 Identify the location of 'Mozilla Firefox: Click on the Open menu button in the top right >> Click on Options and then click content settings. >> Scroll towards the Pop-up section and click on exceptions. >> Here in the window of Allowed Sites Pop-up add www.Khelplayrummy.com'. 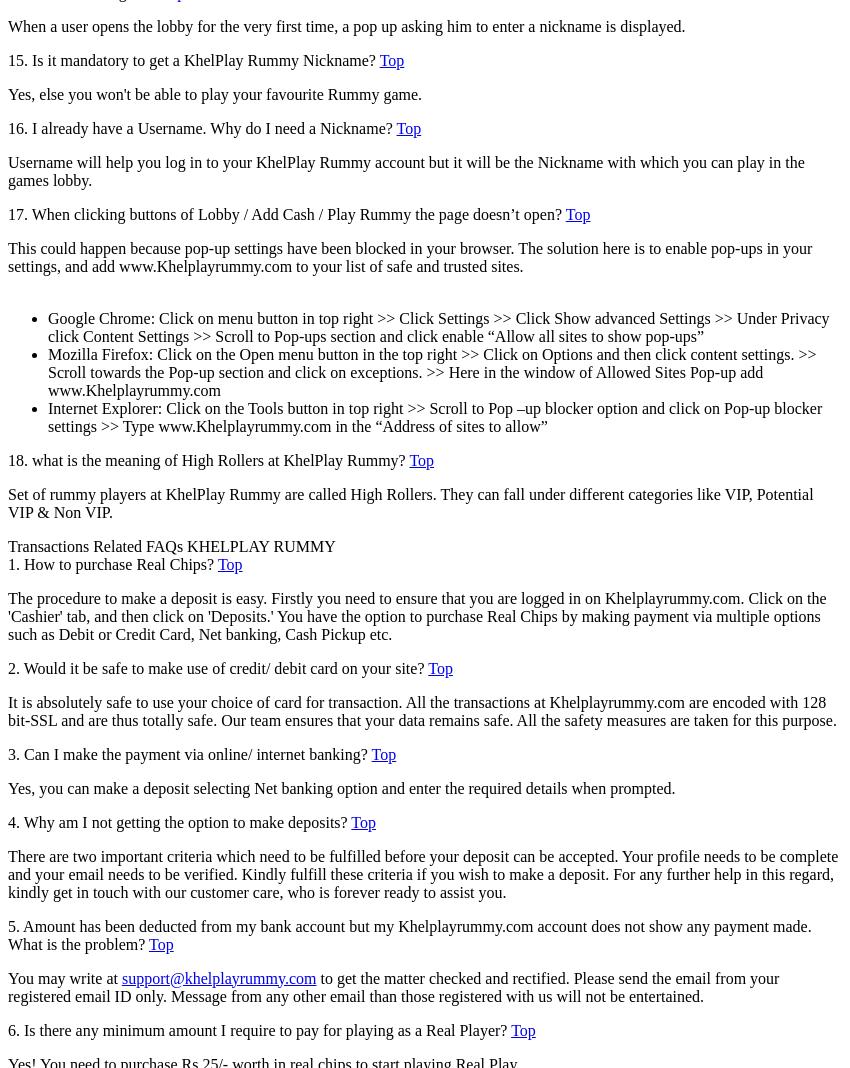
(430, 370).